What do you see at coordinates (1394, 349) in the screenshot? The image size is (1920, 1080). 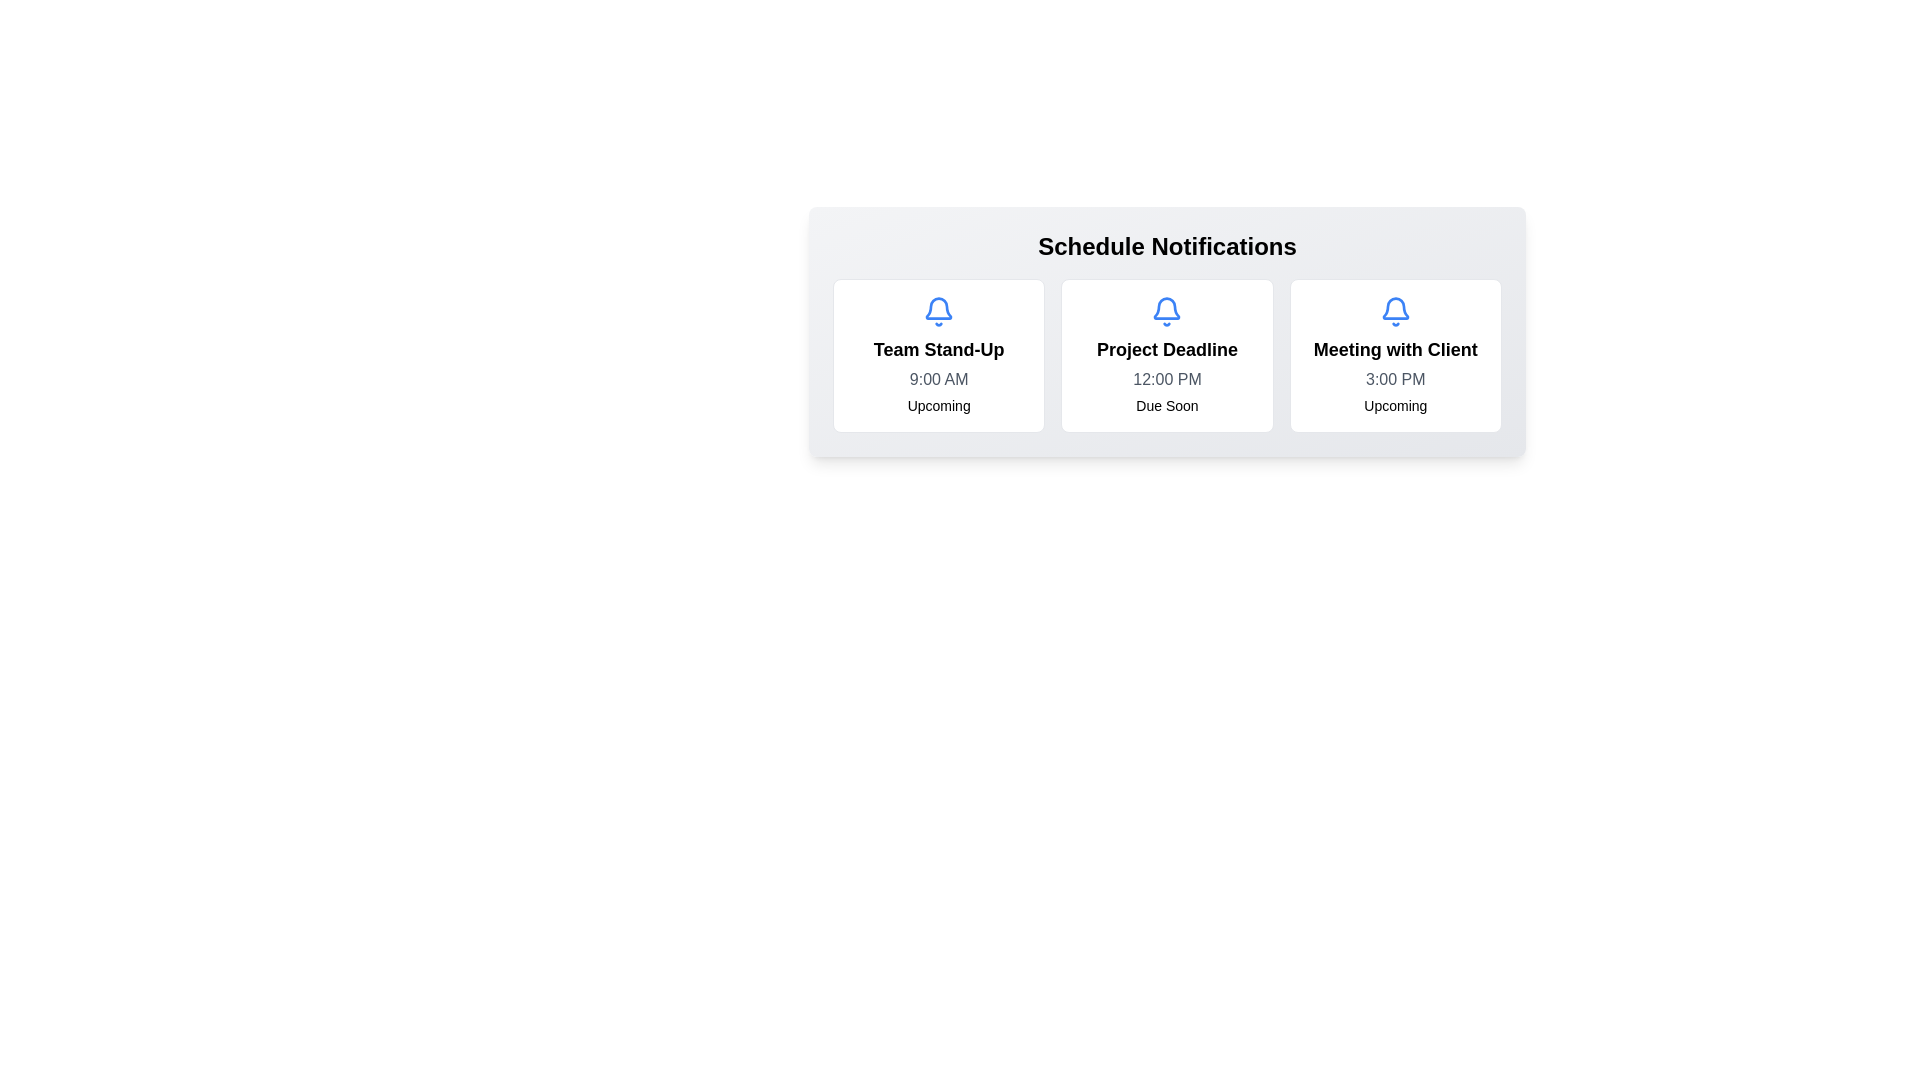 I see `the Text label that displays the title of a scheduled event within the third card under 'Schedule Notifications'` at bounding box center [1394, 349].